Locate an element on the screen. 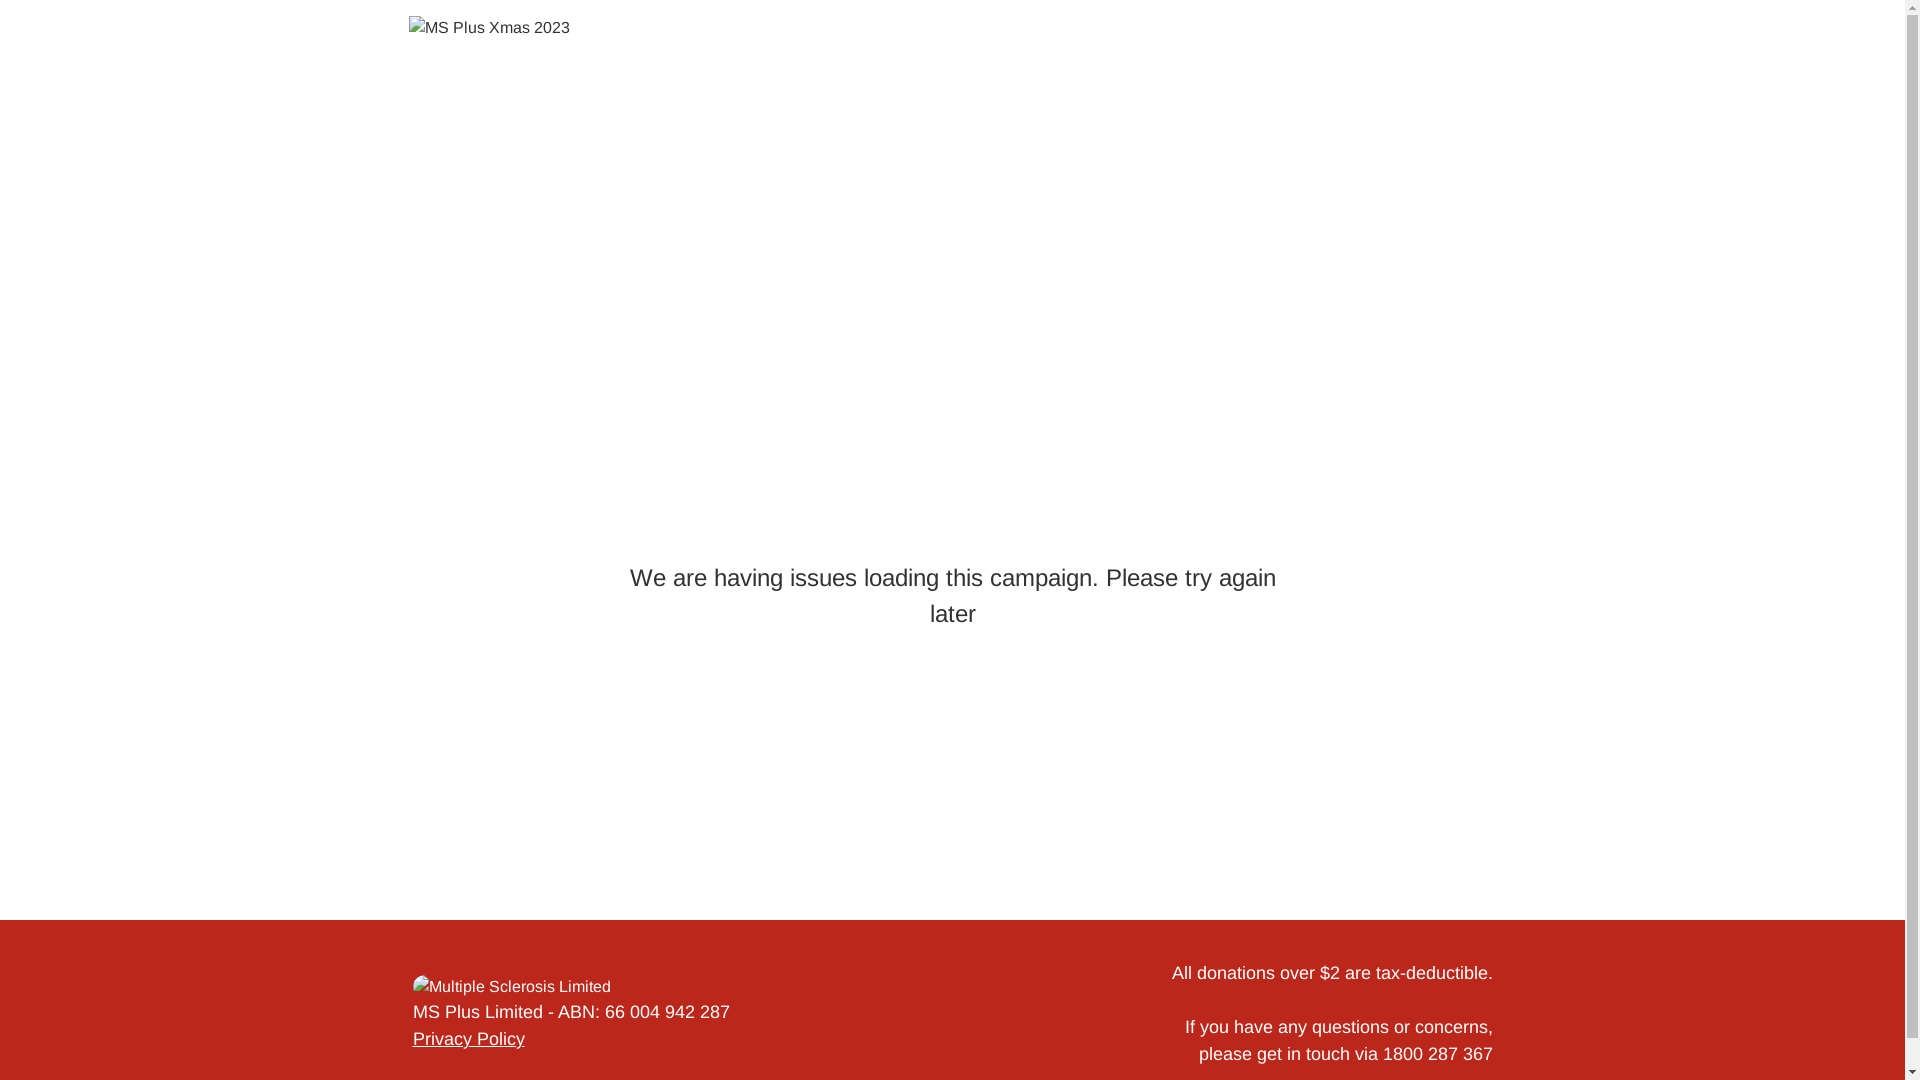  'Privacy Policy' is located at coordinates (466, 1037).